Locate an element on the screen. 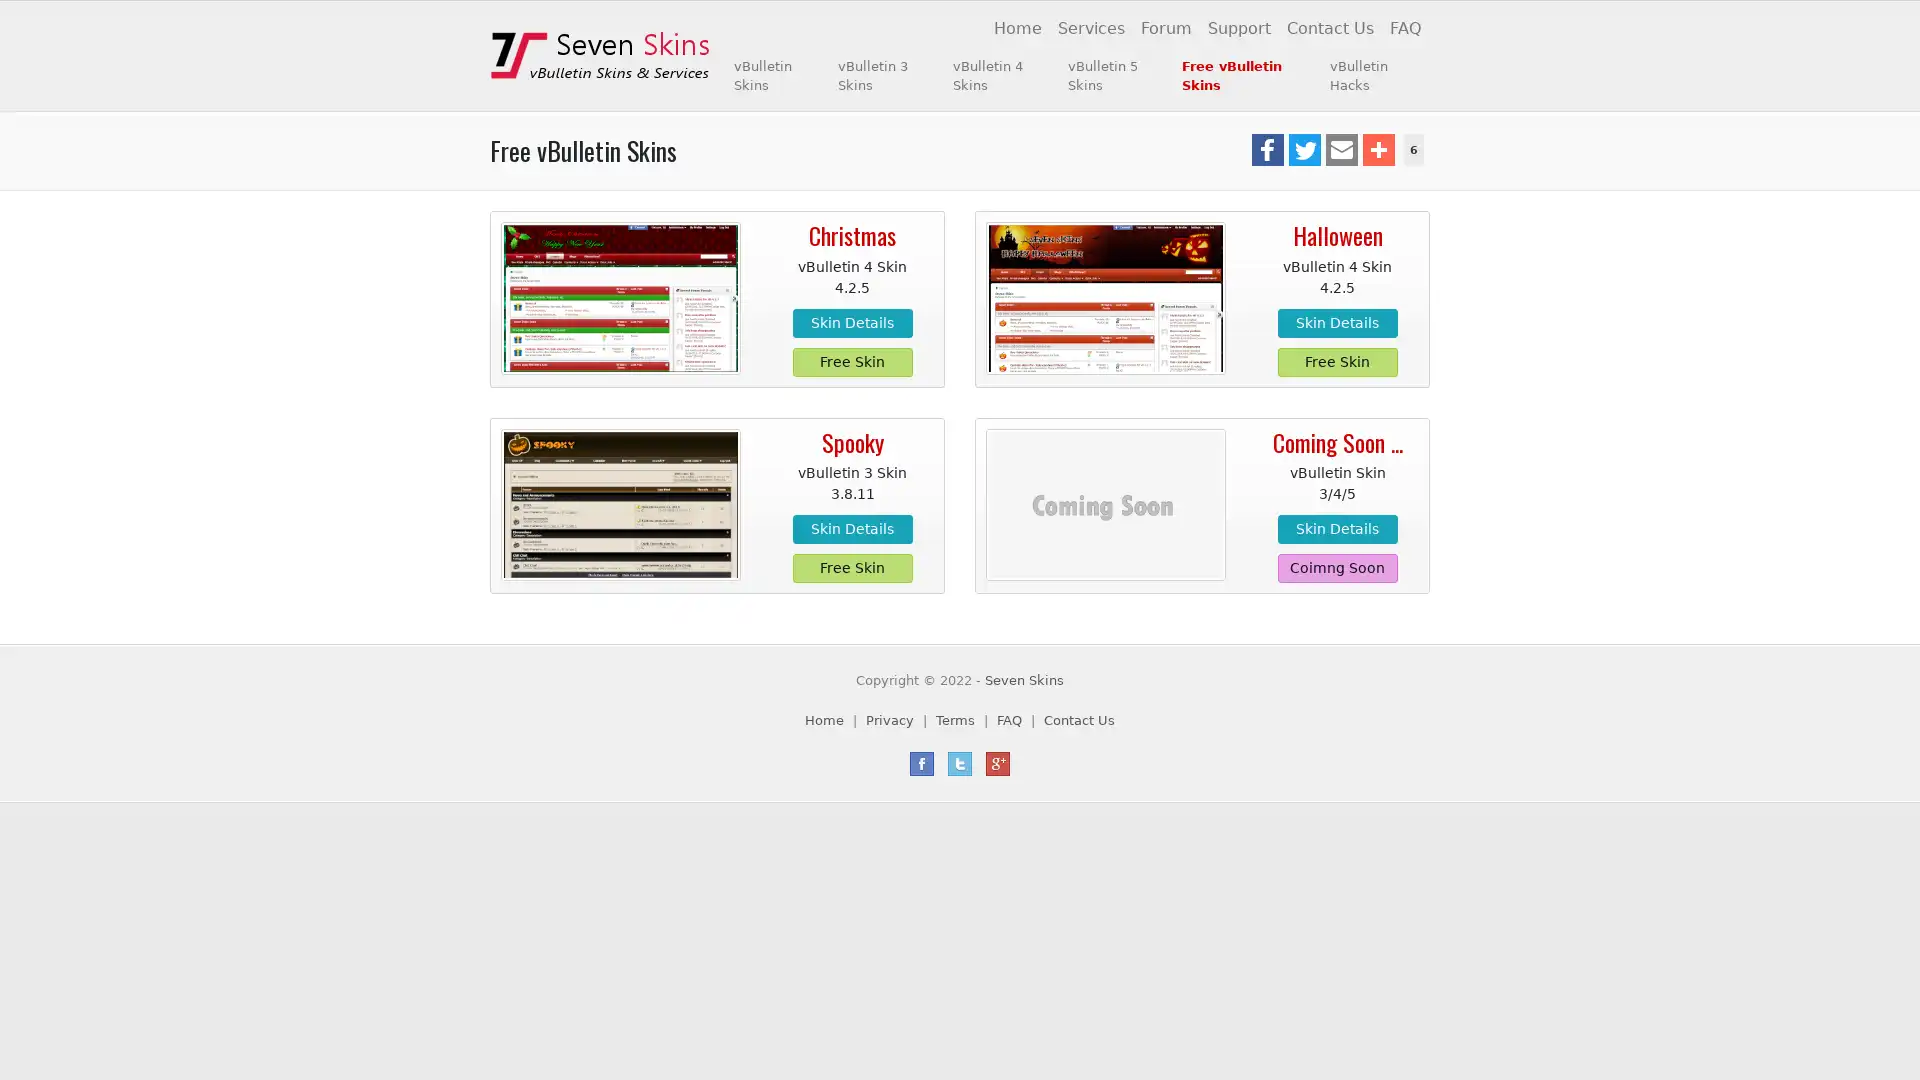  Free Skin is located at coordinates (851, 361).